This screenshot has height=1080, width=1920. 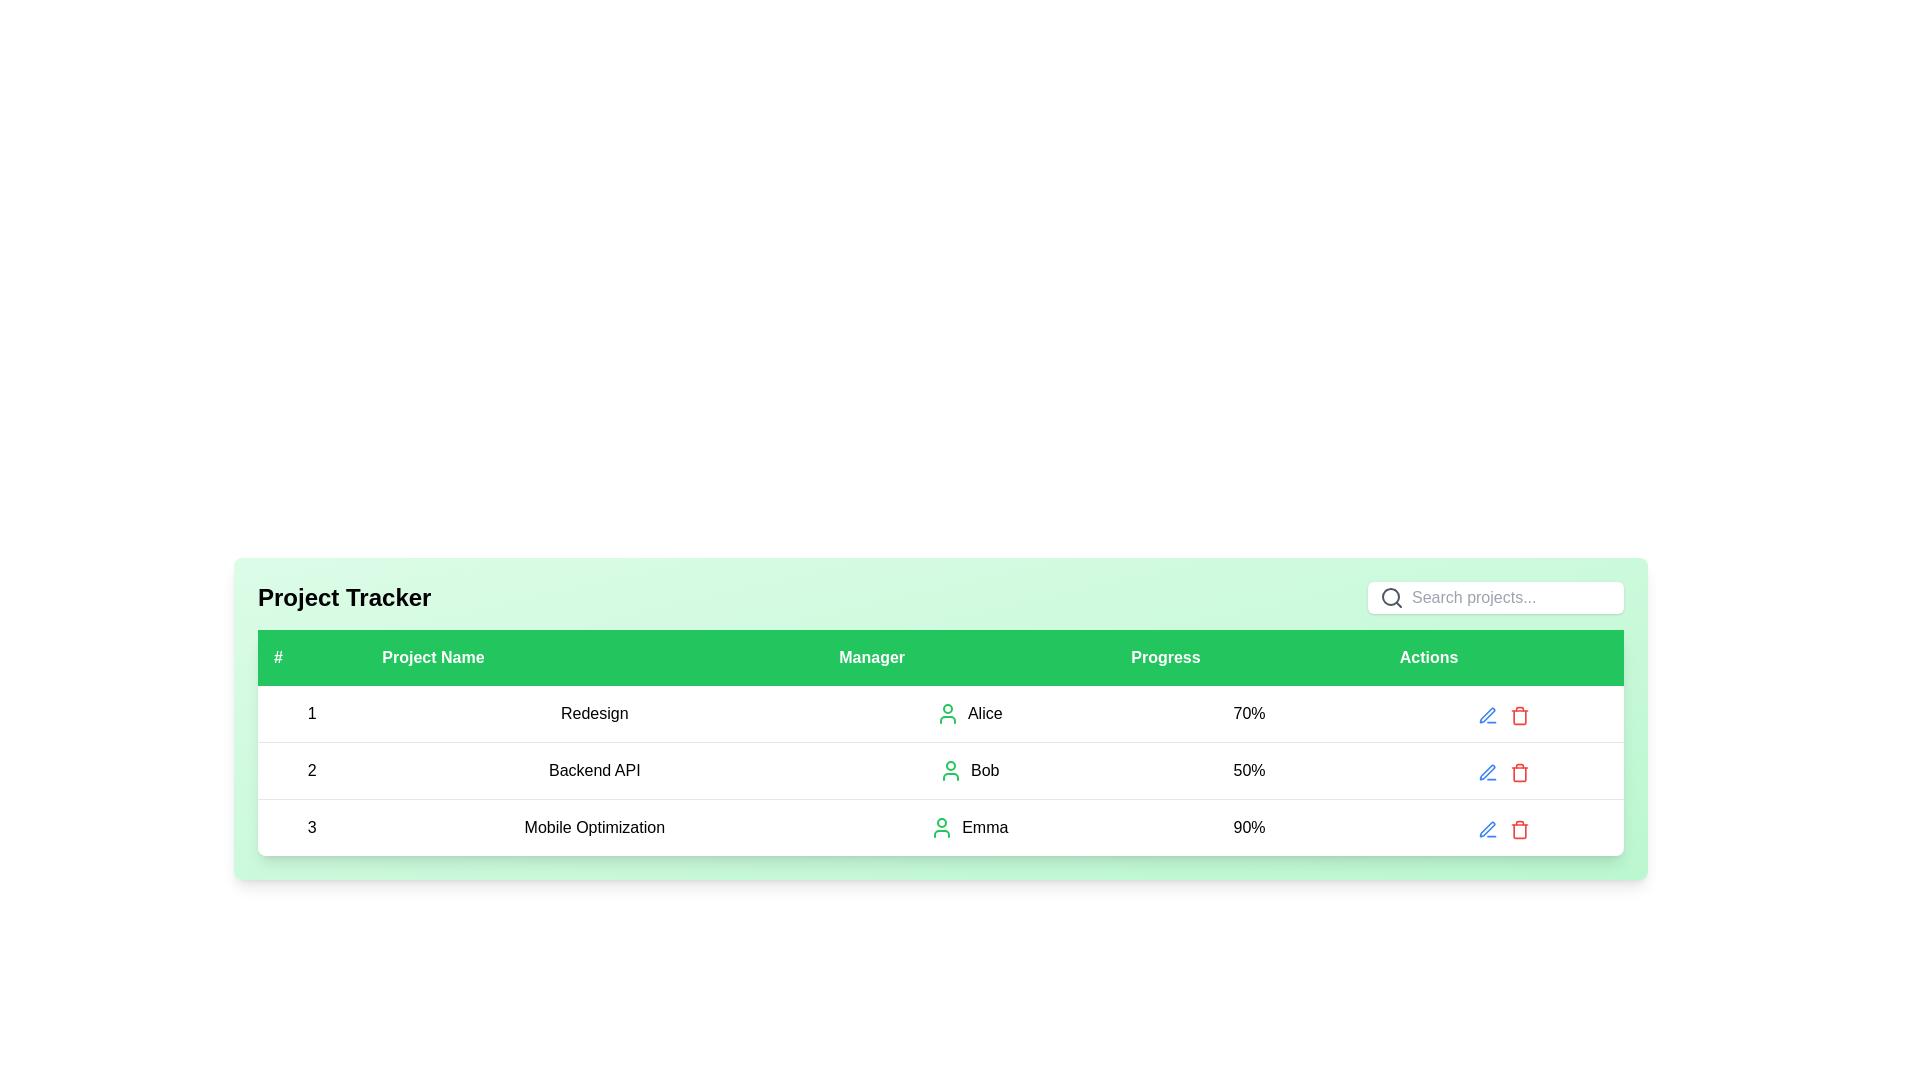 What do you see at coordinates (1487, 771) in the screenshot?
I see `the edit button located in the second row of the 'Actions' column of the table` at bounding box center [1487, 771].